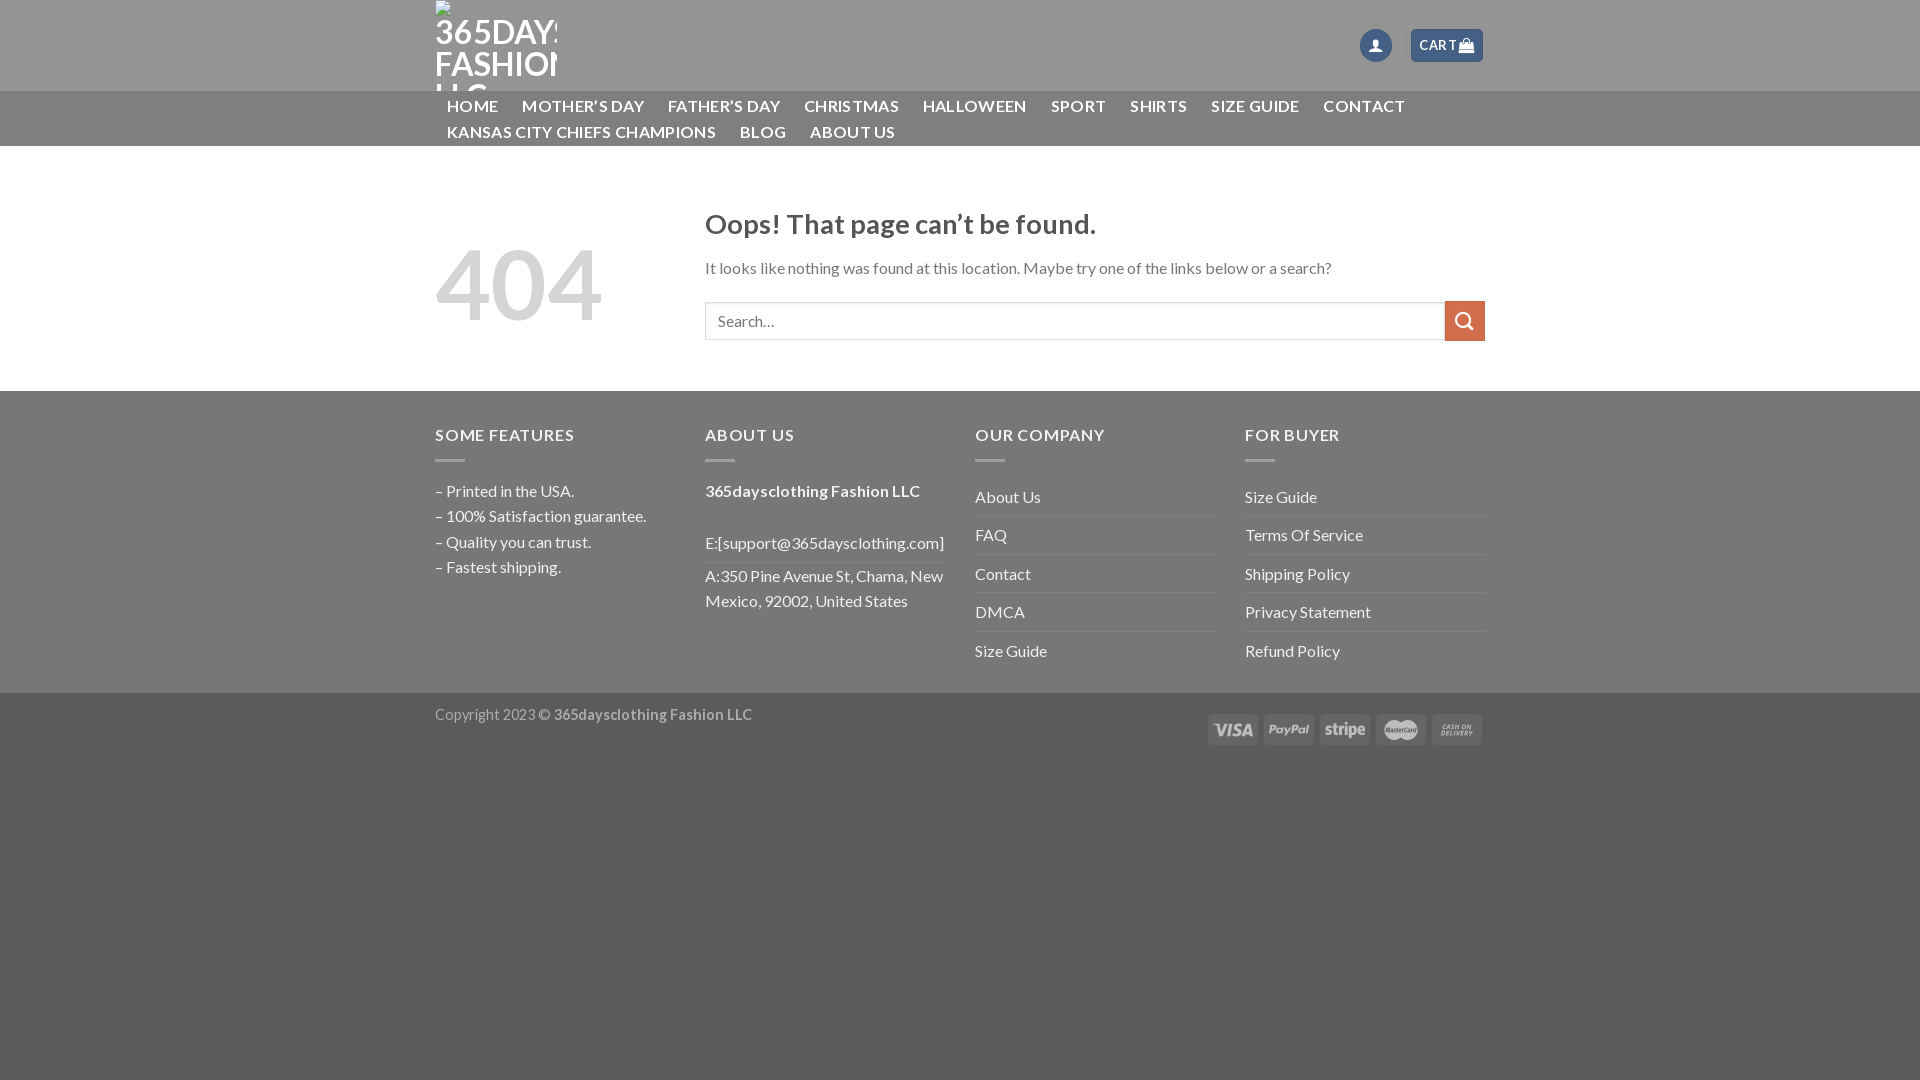  What do you see at coordinates (1304, 534) in the screenshot?
I see `'Terms Of Service'` at bounding box center [1304, 534].